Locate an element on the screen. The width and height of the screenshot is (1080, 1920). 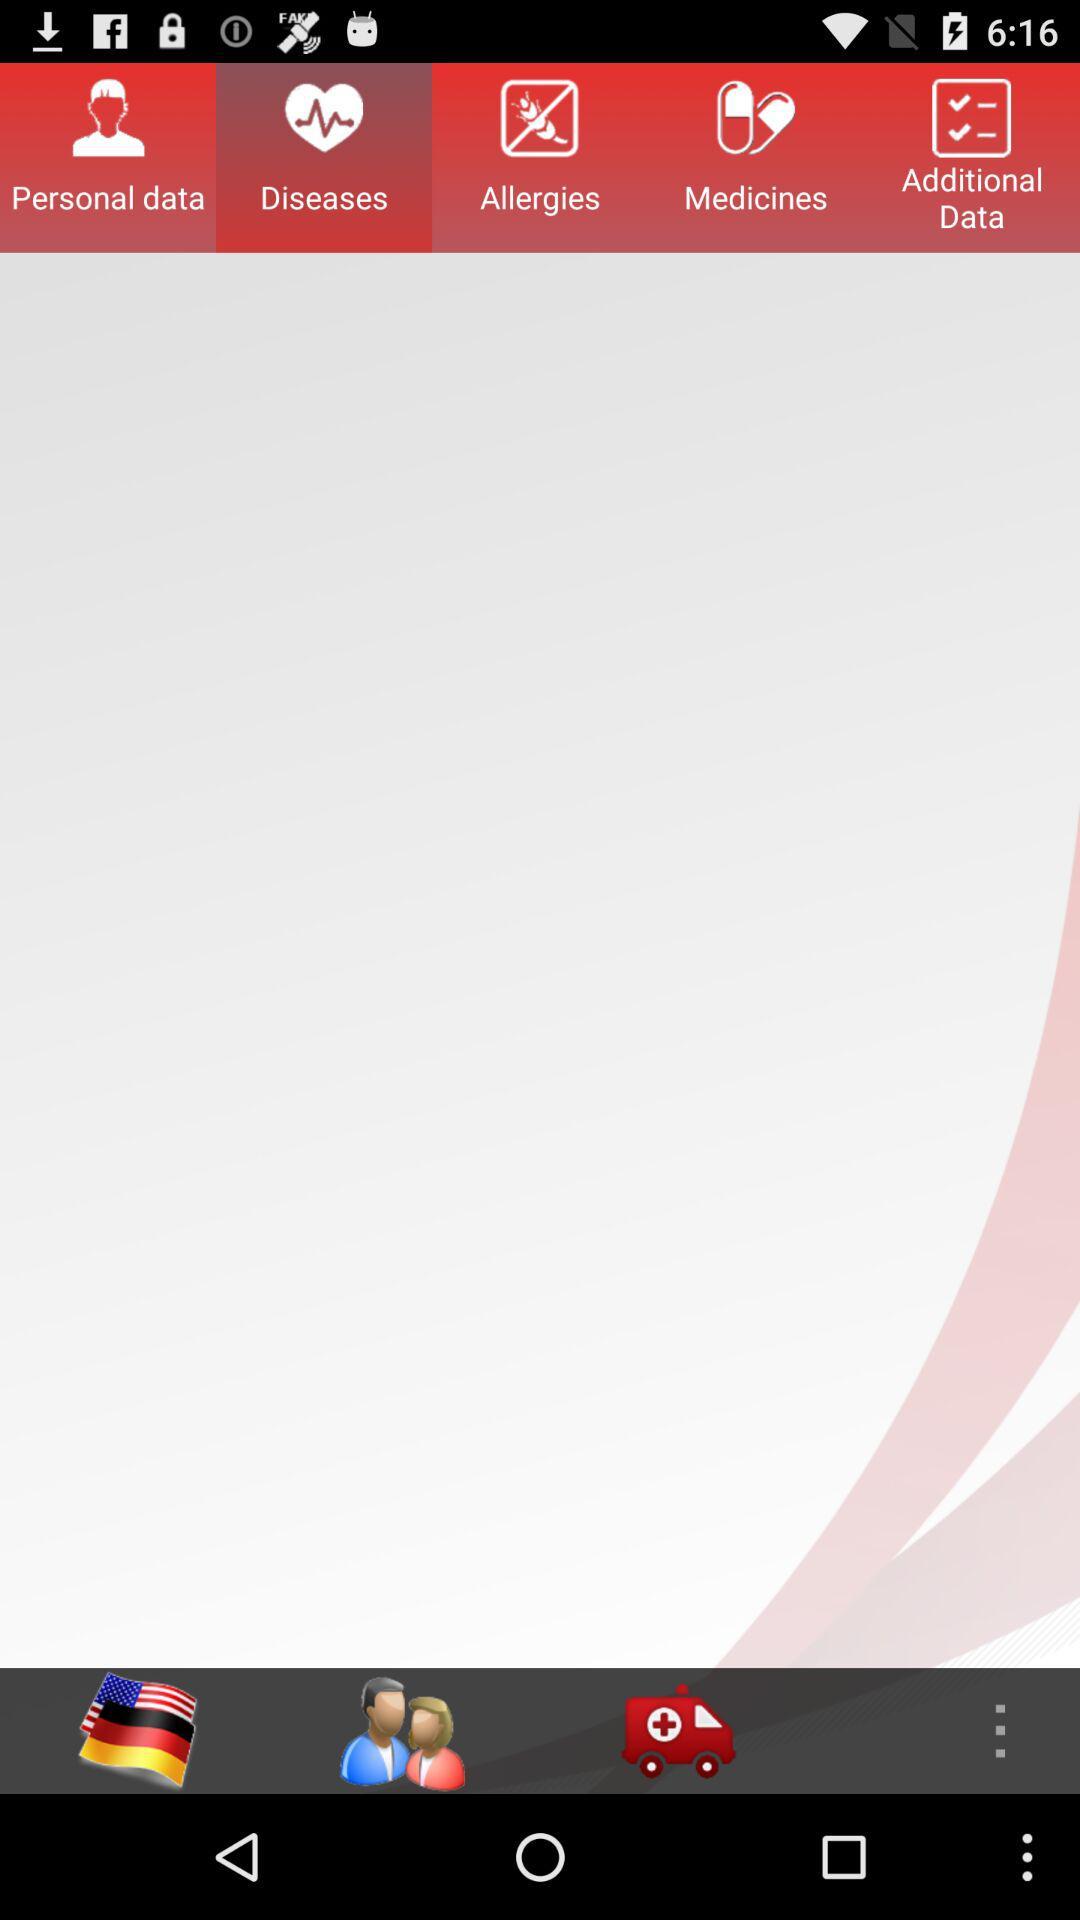
the button next to the personal data button is located at coordinates (323, 156).